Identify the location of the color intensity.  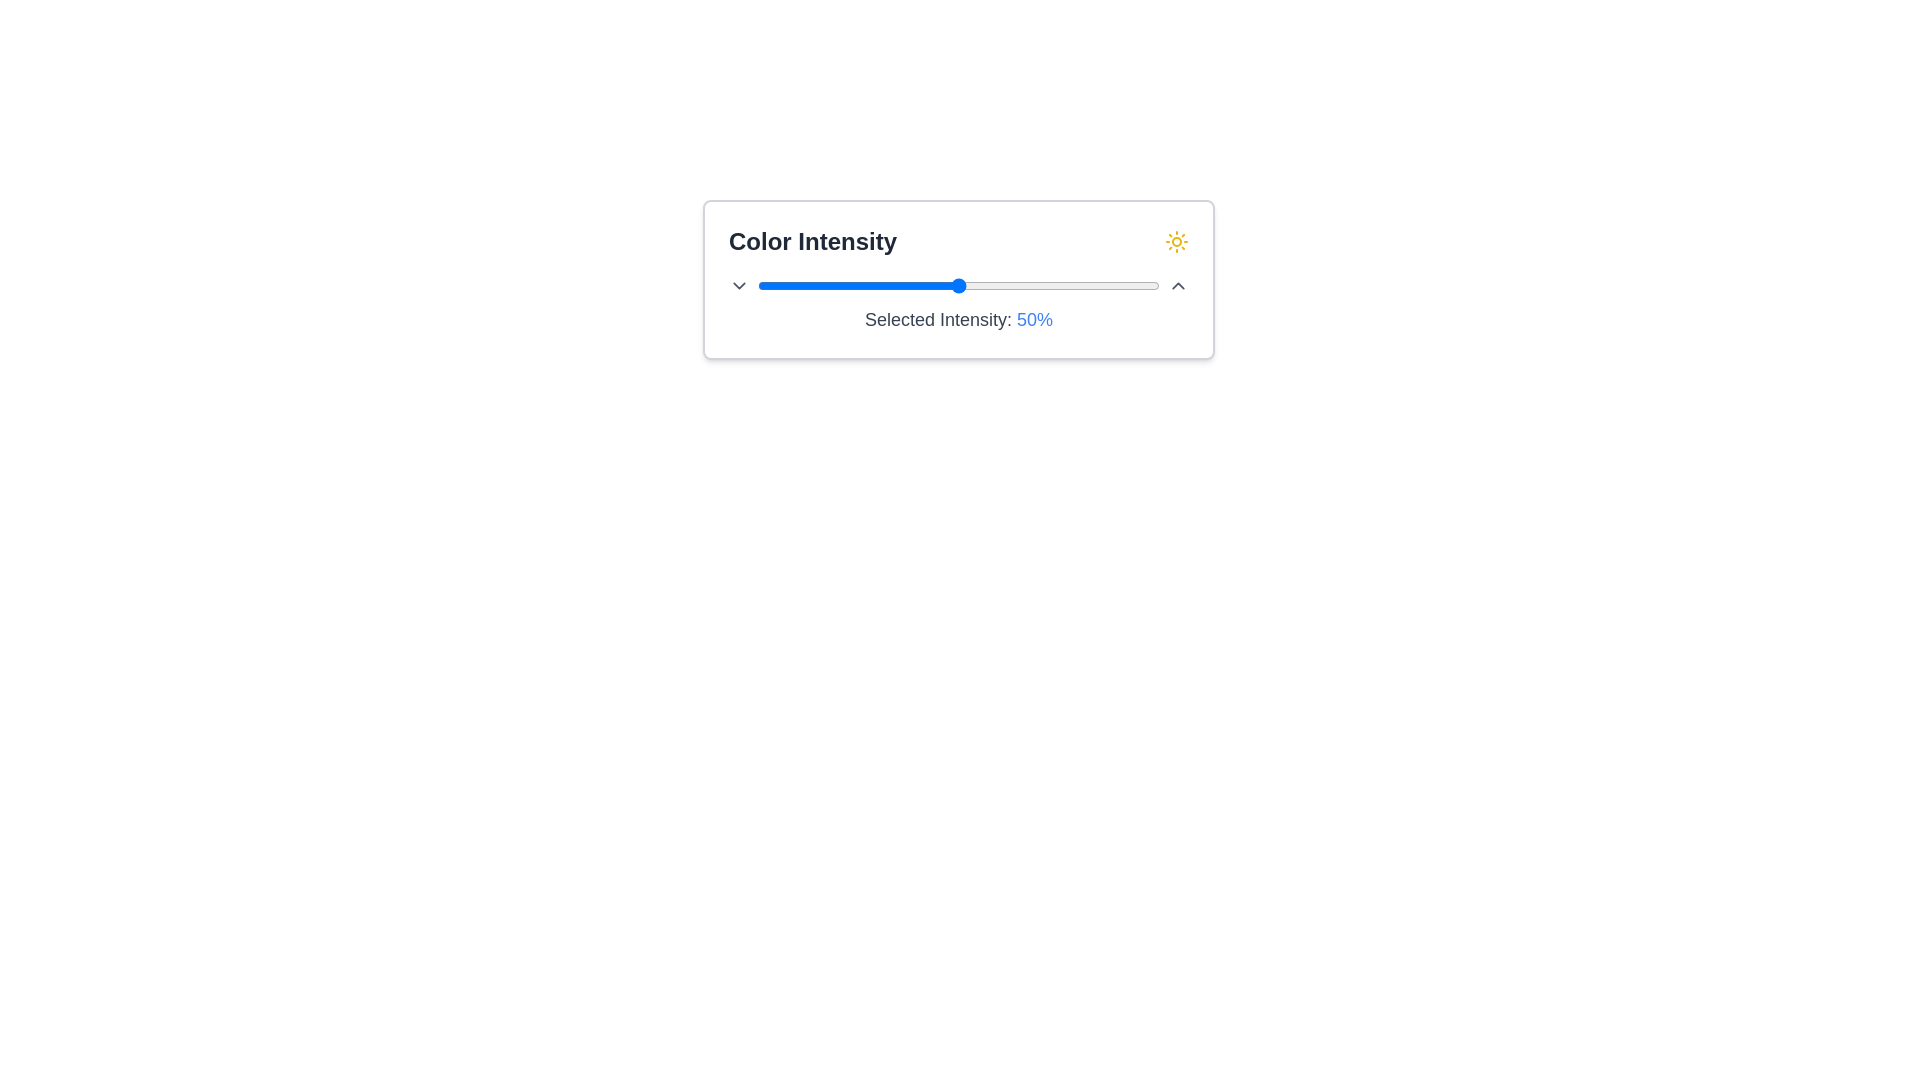
(878, 285).